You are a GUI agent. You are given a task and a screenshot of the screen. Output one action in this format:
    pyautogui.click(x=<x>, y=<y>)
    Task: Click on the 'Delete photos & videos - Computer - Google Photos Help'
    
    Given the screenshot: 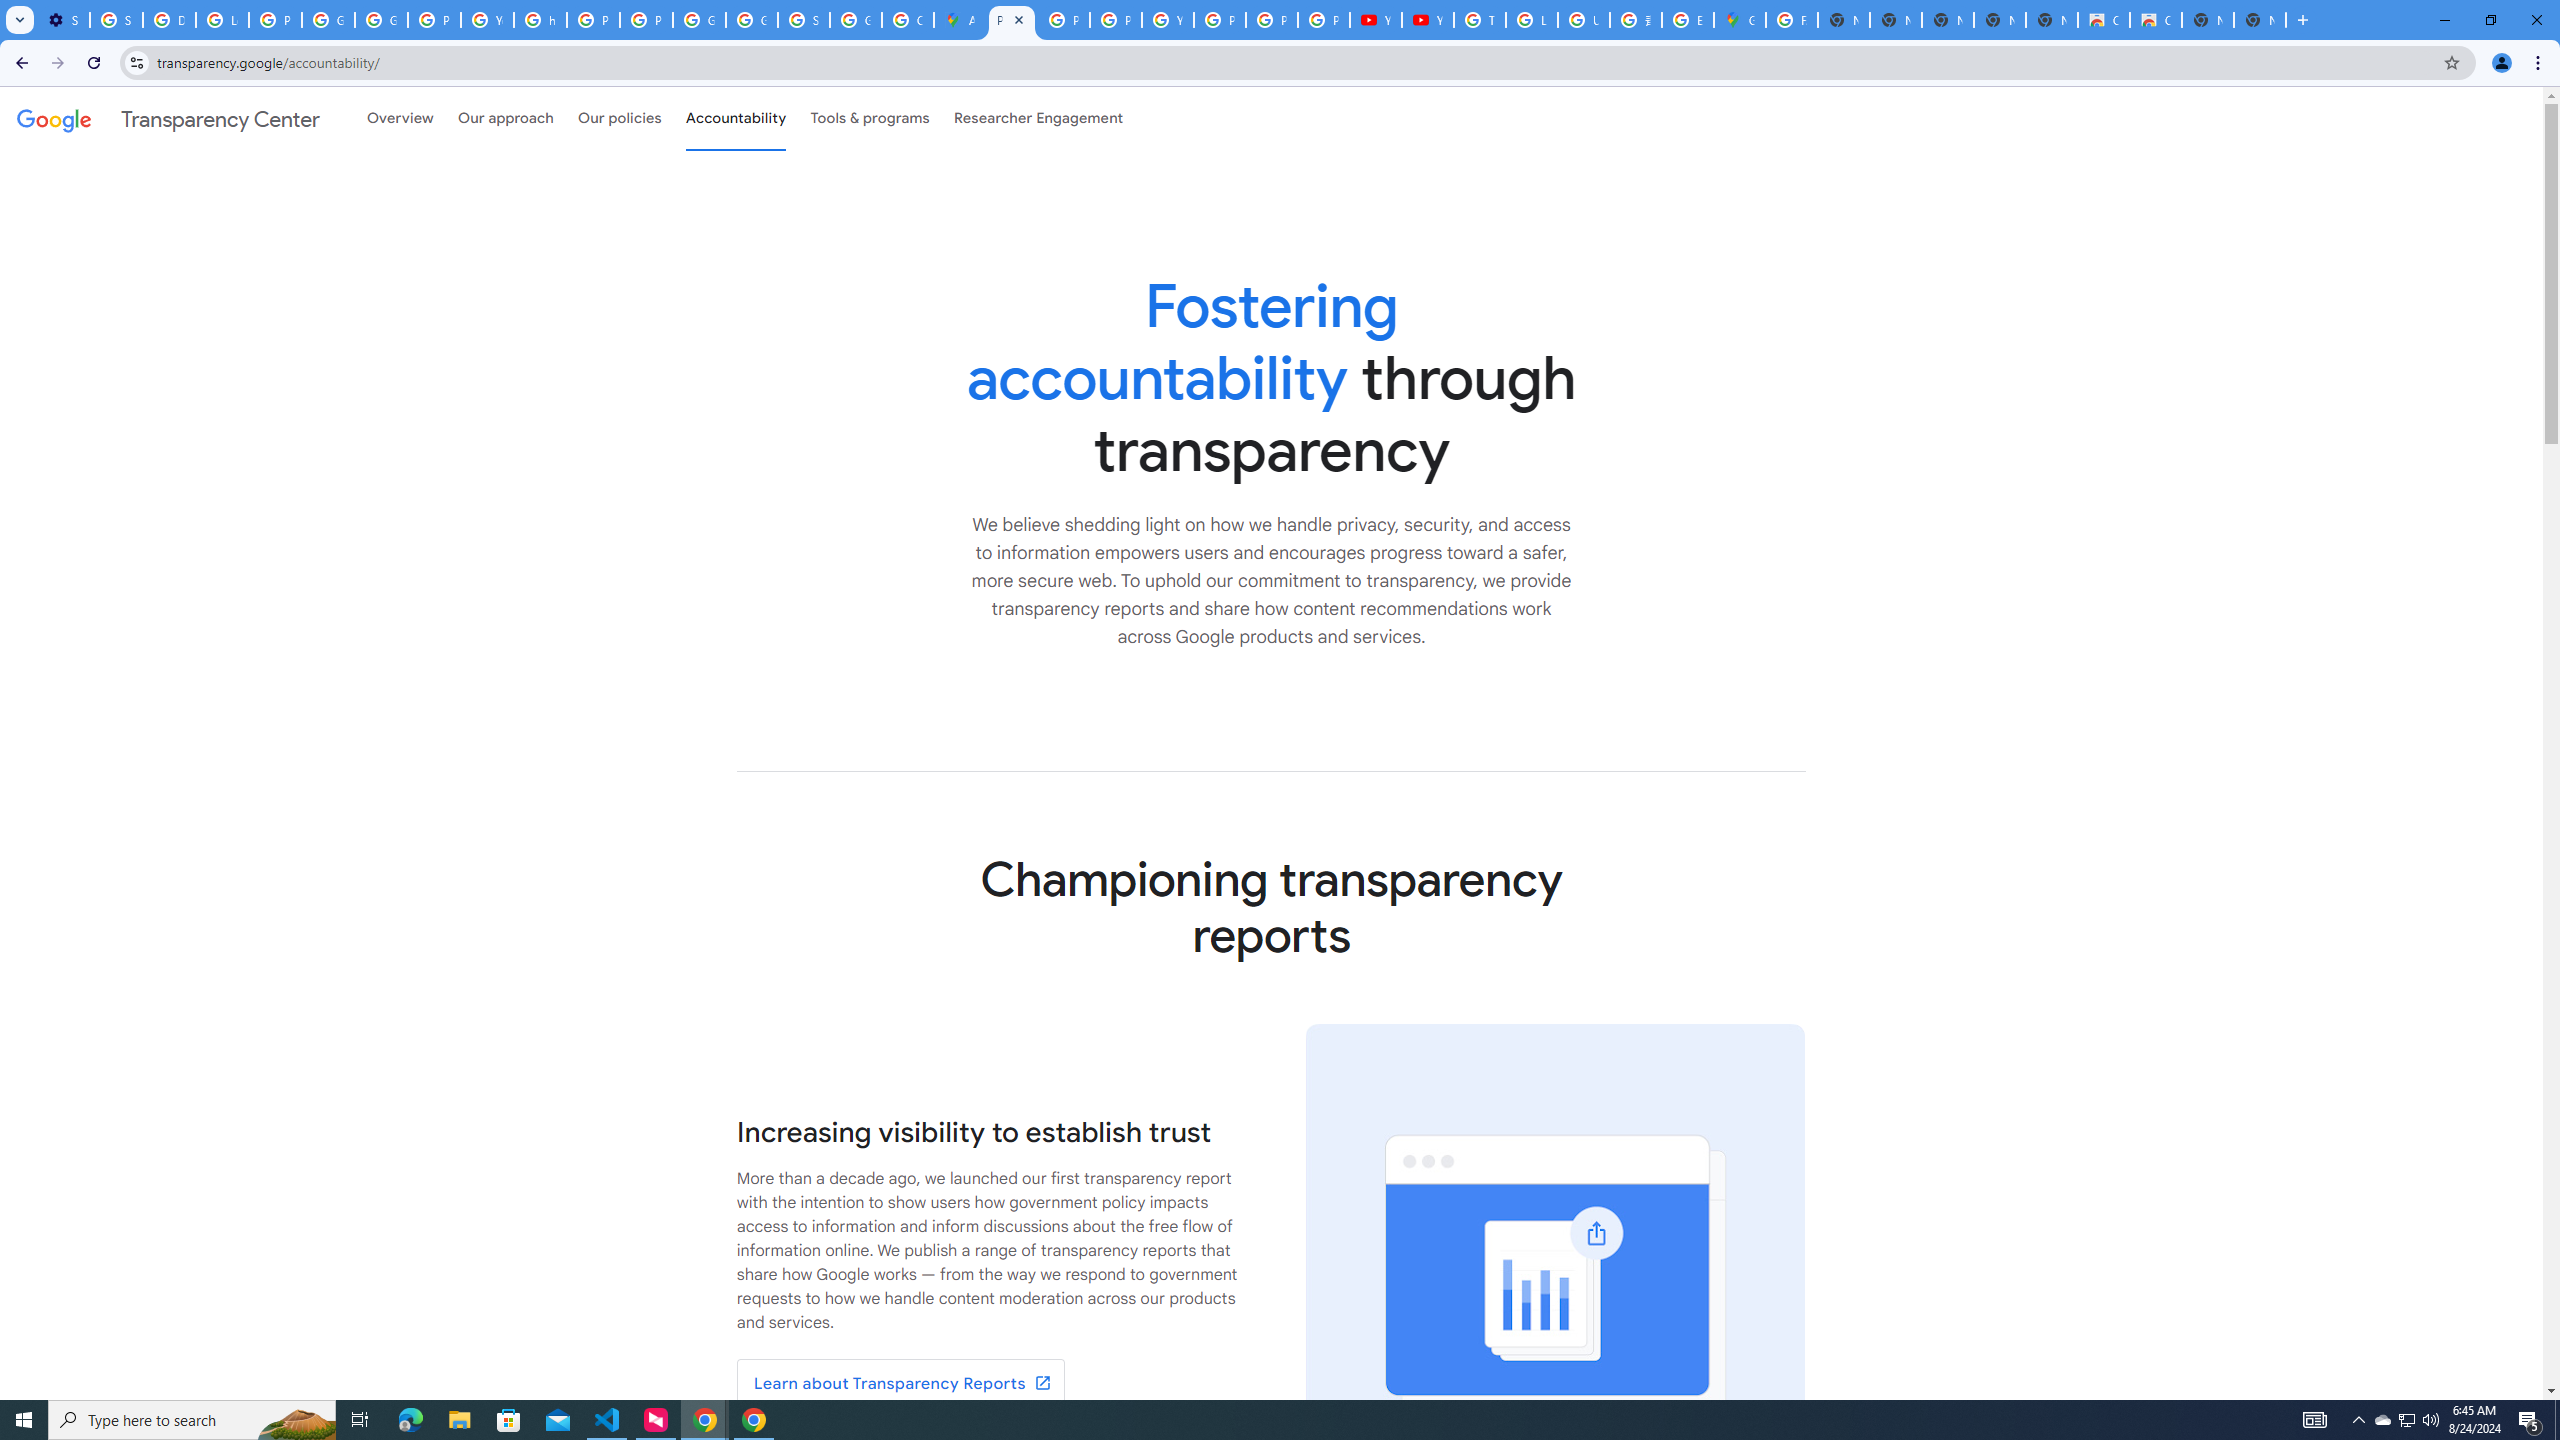 What is the action you would take?
    pyautogui.click(x=167, y=19)
    